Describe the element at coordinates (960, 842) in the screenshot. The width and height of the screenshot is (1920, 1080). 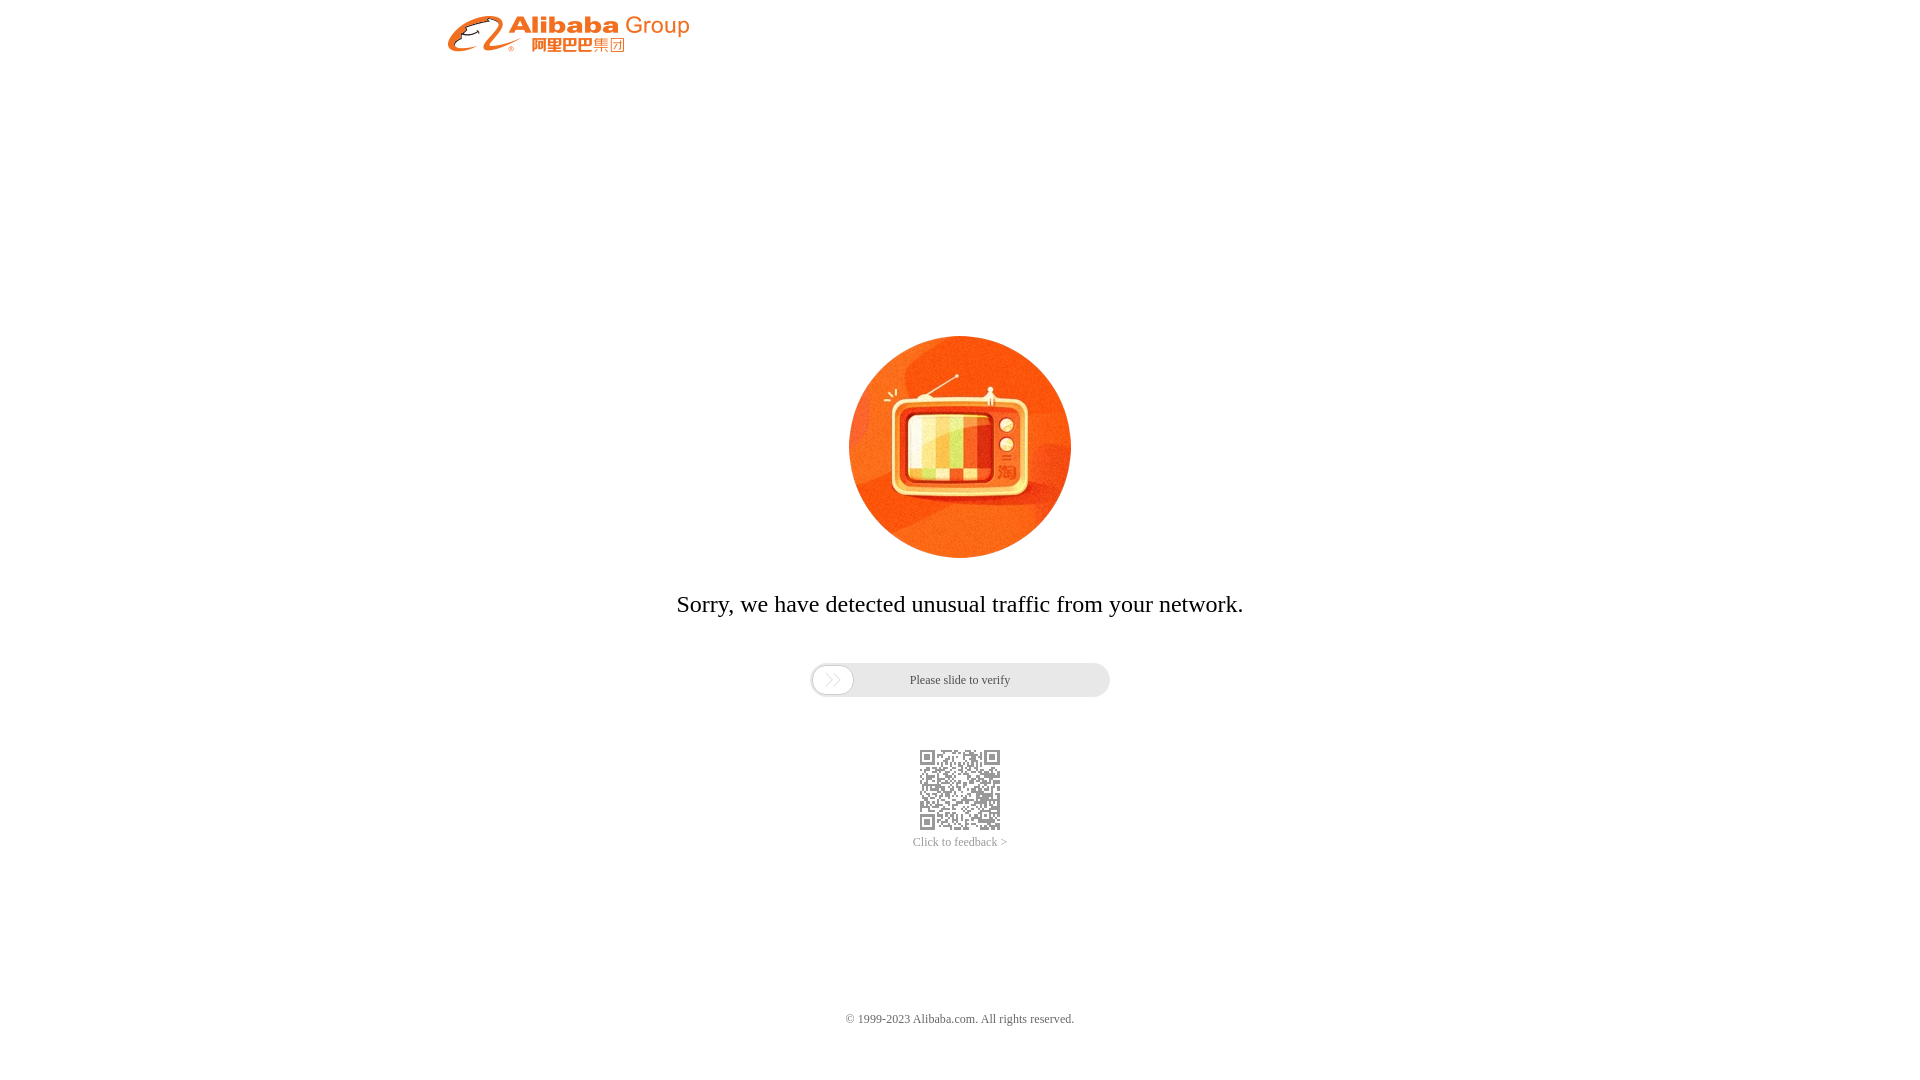
I see `'Click to feedback >'` at that location.